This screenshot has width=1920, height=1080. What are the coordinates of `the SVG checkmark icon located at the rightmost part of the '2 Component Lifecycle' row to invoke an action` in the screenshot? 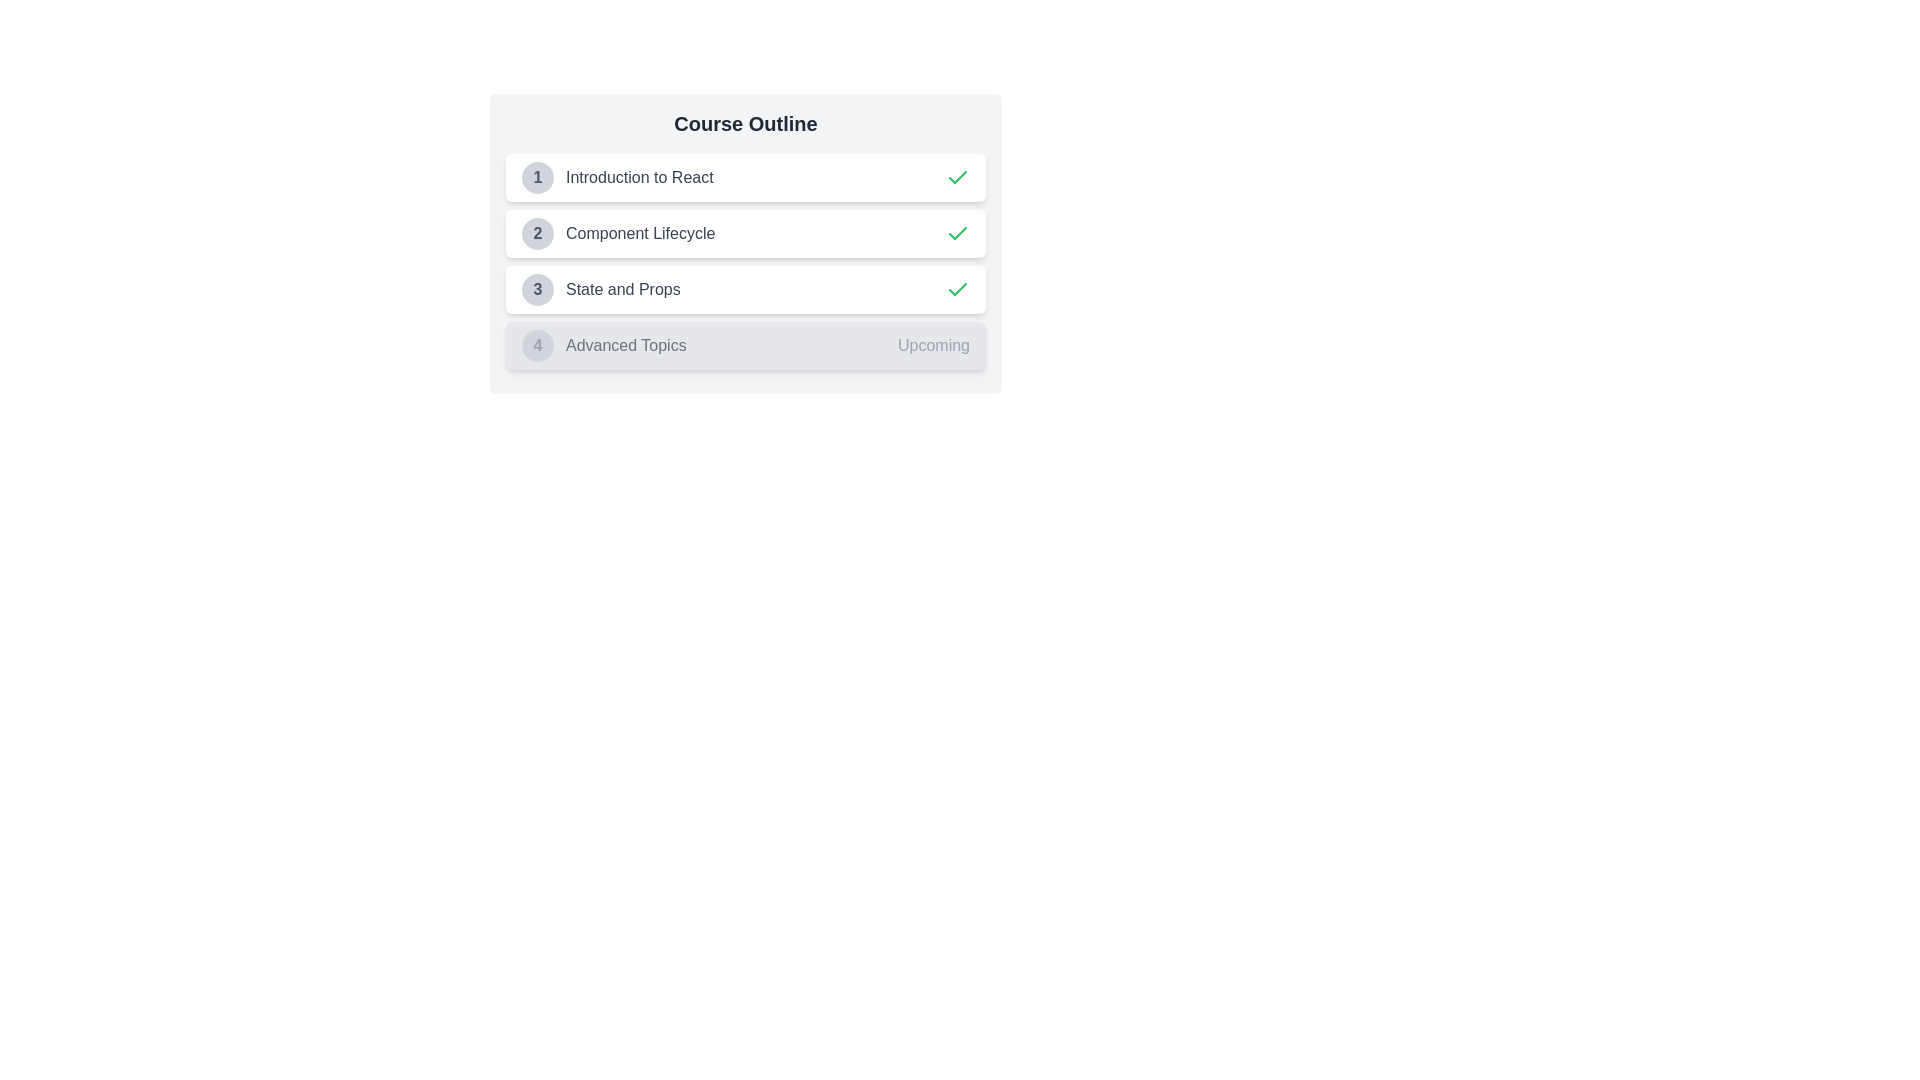 It's located at (957, 233).